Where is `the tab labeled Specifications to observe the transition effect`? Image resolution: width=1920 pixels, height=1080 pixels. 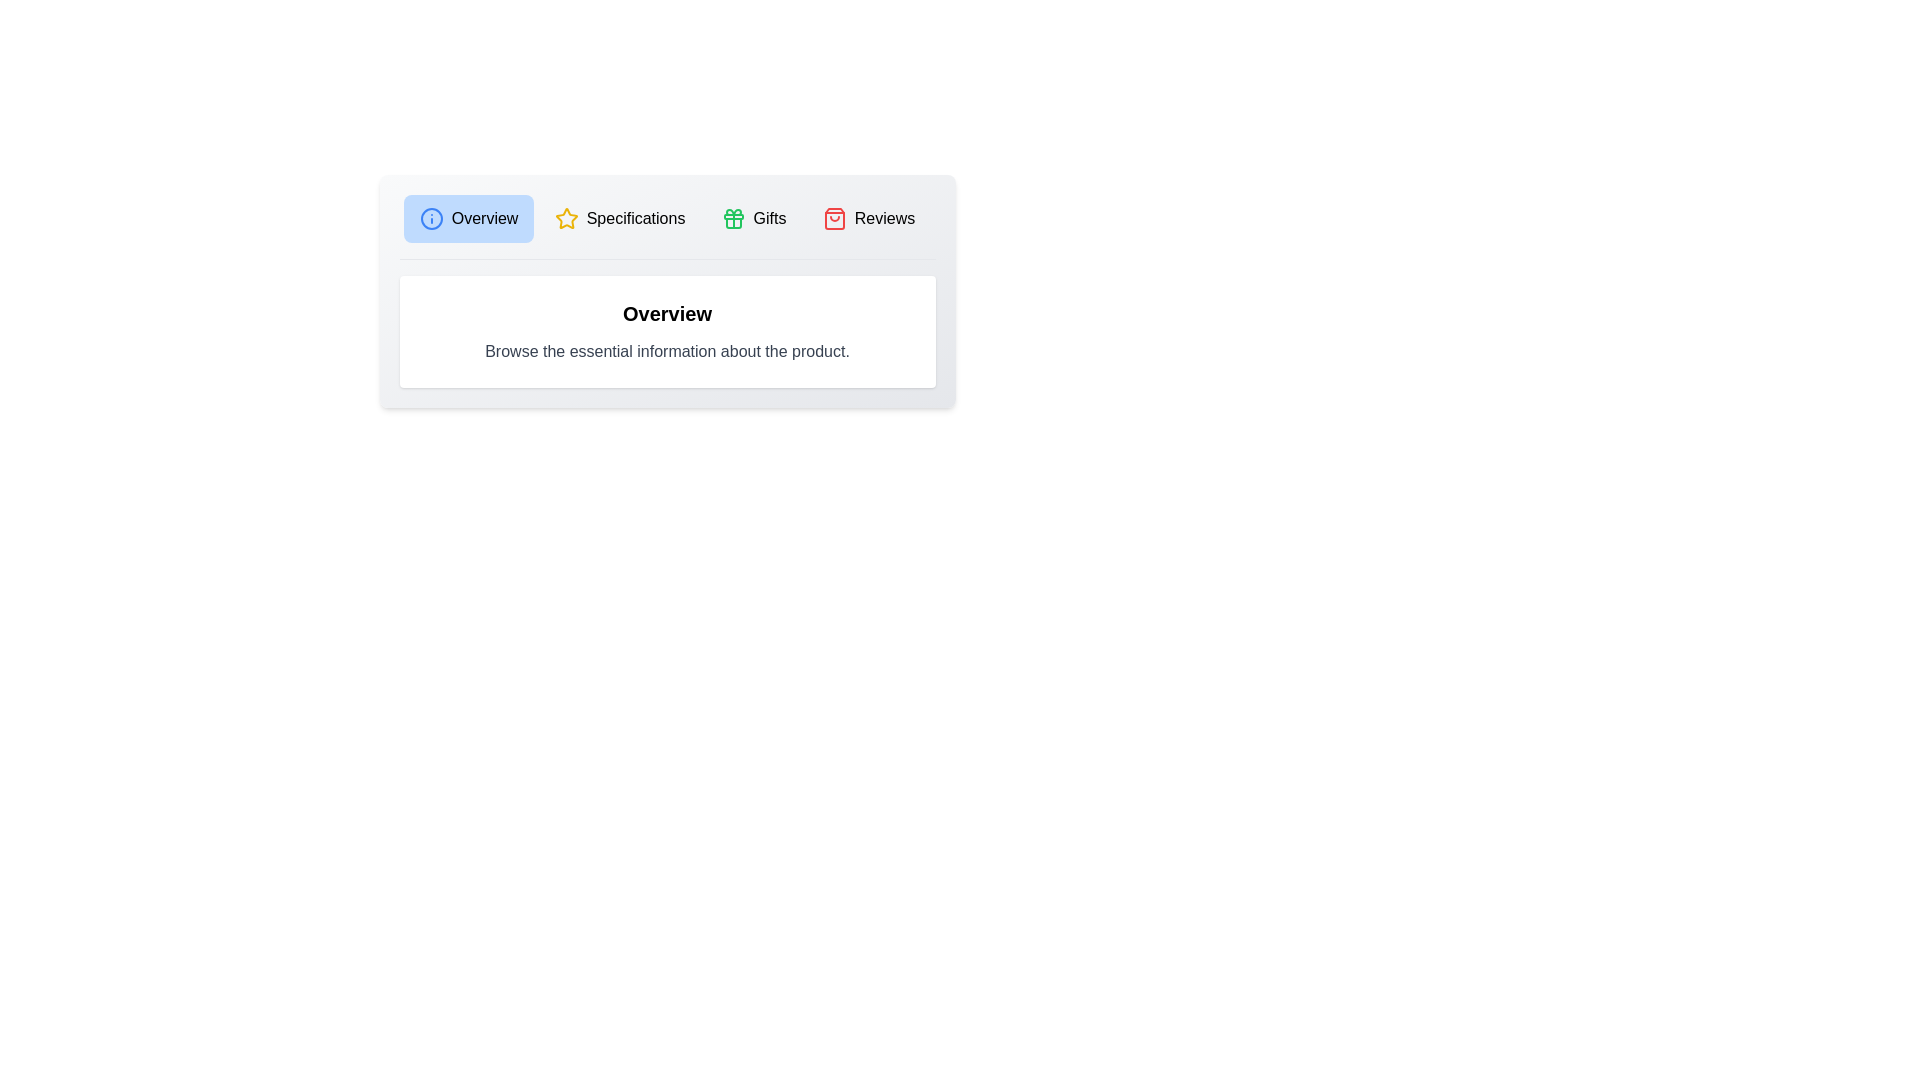
the tab labeled Specifications to observe the transition effect is located at coordinates (618, 219).